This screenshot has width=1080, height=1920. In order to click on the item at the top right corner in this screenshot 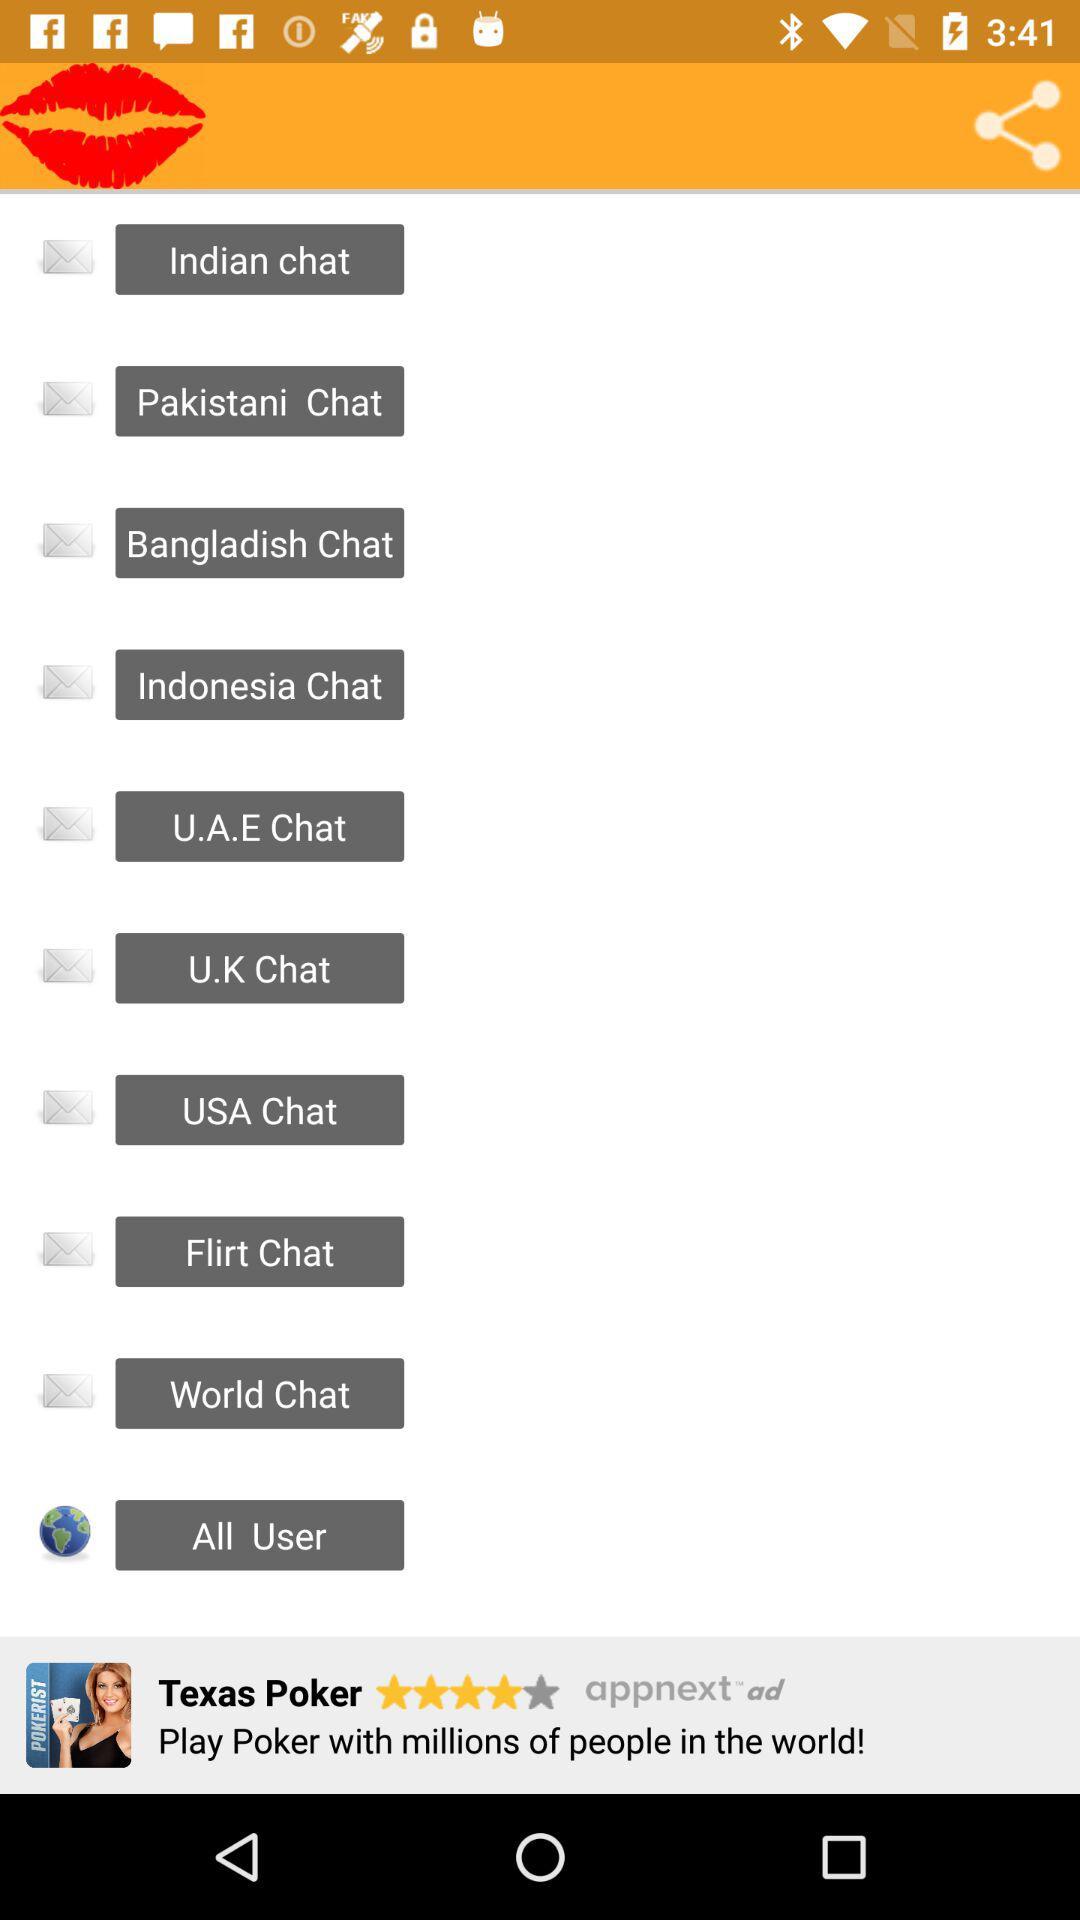, I will do `click(1017, 124)`.